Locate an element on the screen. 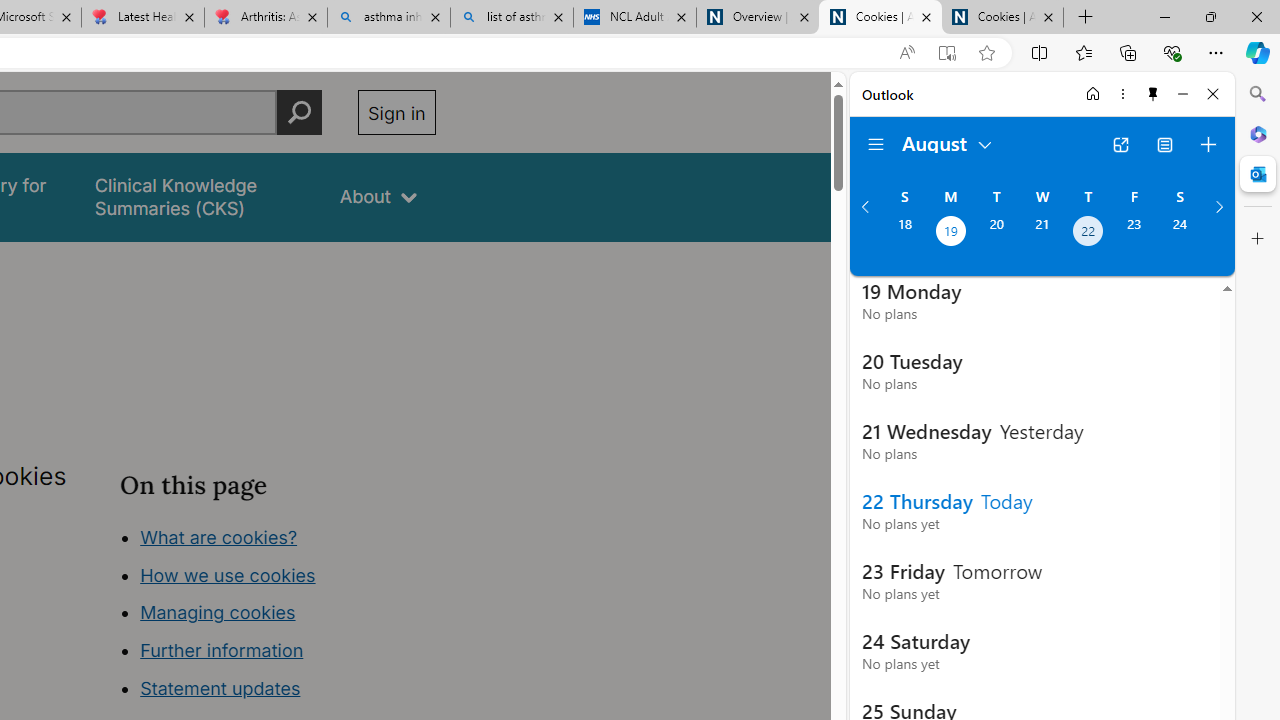 The width and height of the screenshot is (1280, 720). 'Perform search' is located at coordinates (298, 112).